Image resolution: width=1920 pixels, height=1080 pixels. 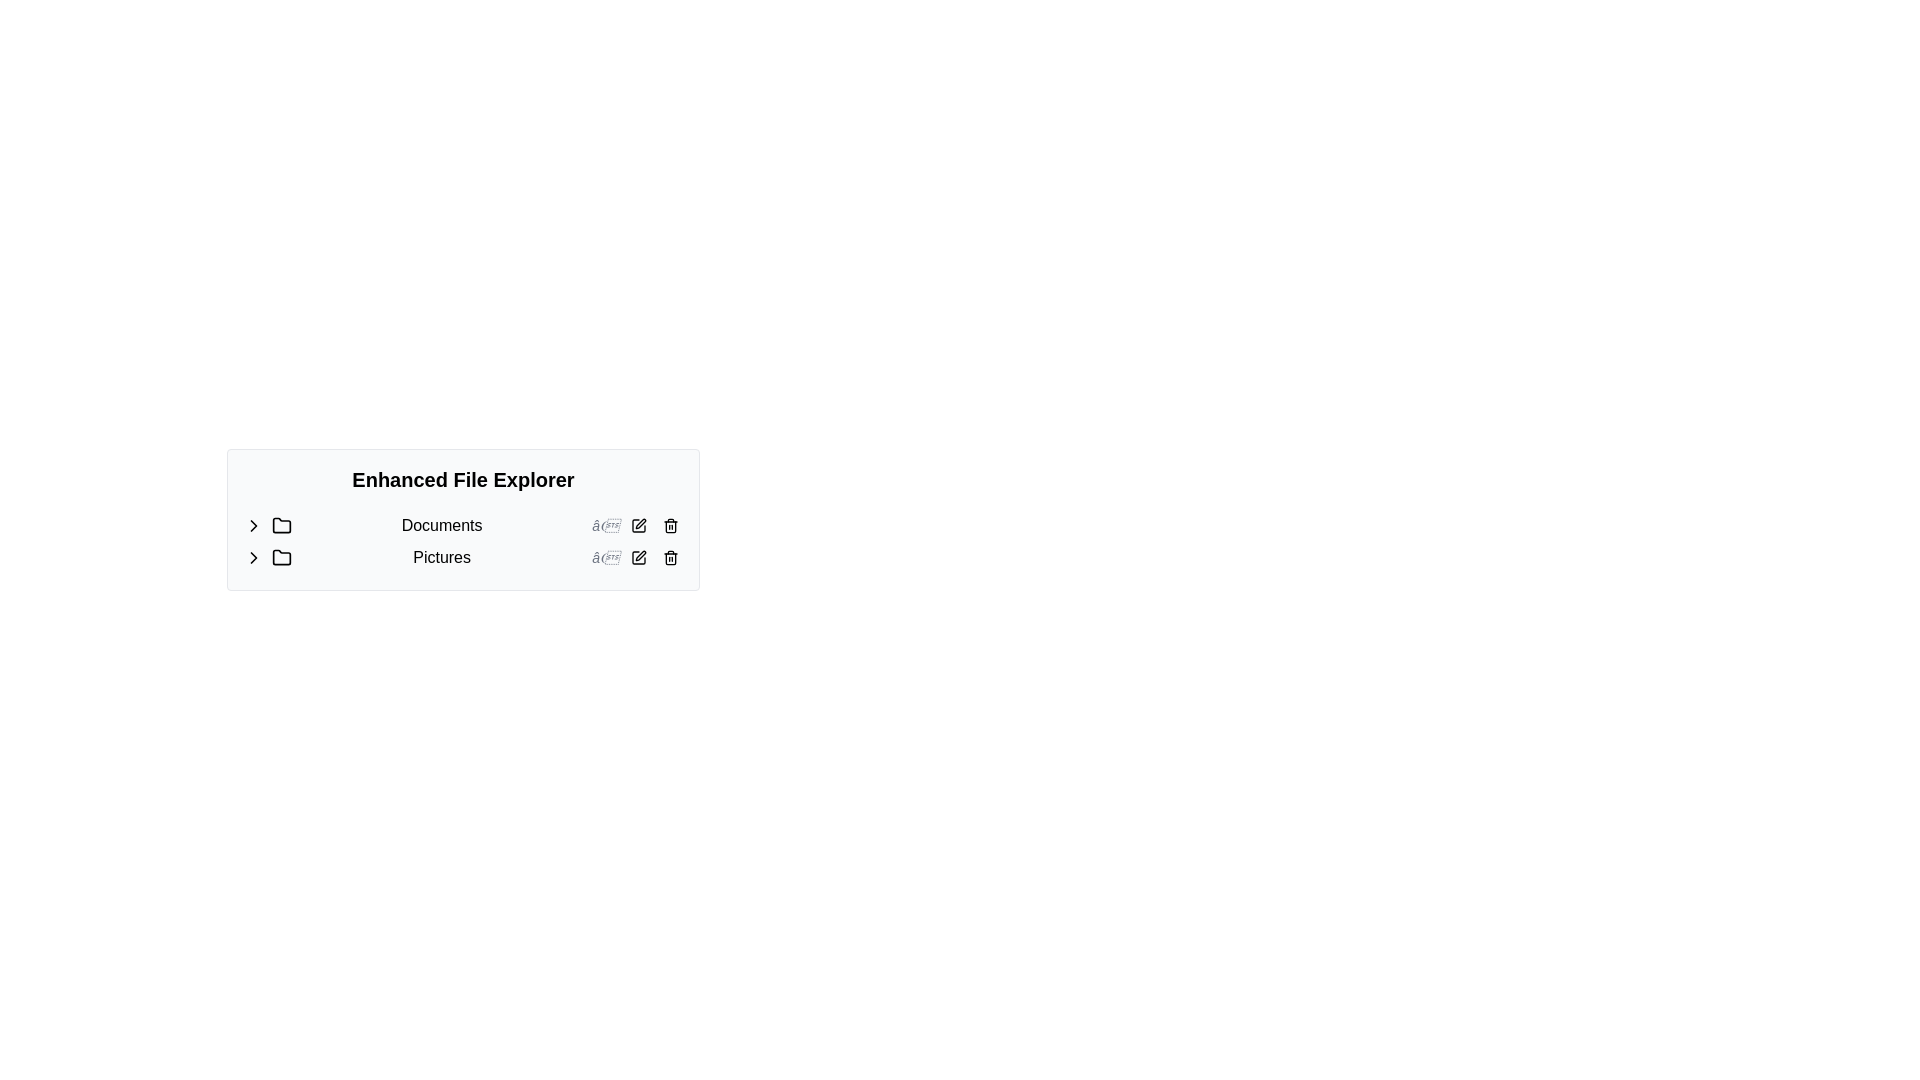 I want to click on the rightward-pointing chevron arrow icon, so click(x=253, y=524).